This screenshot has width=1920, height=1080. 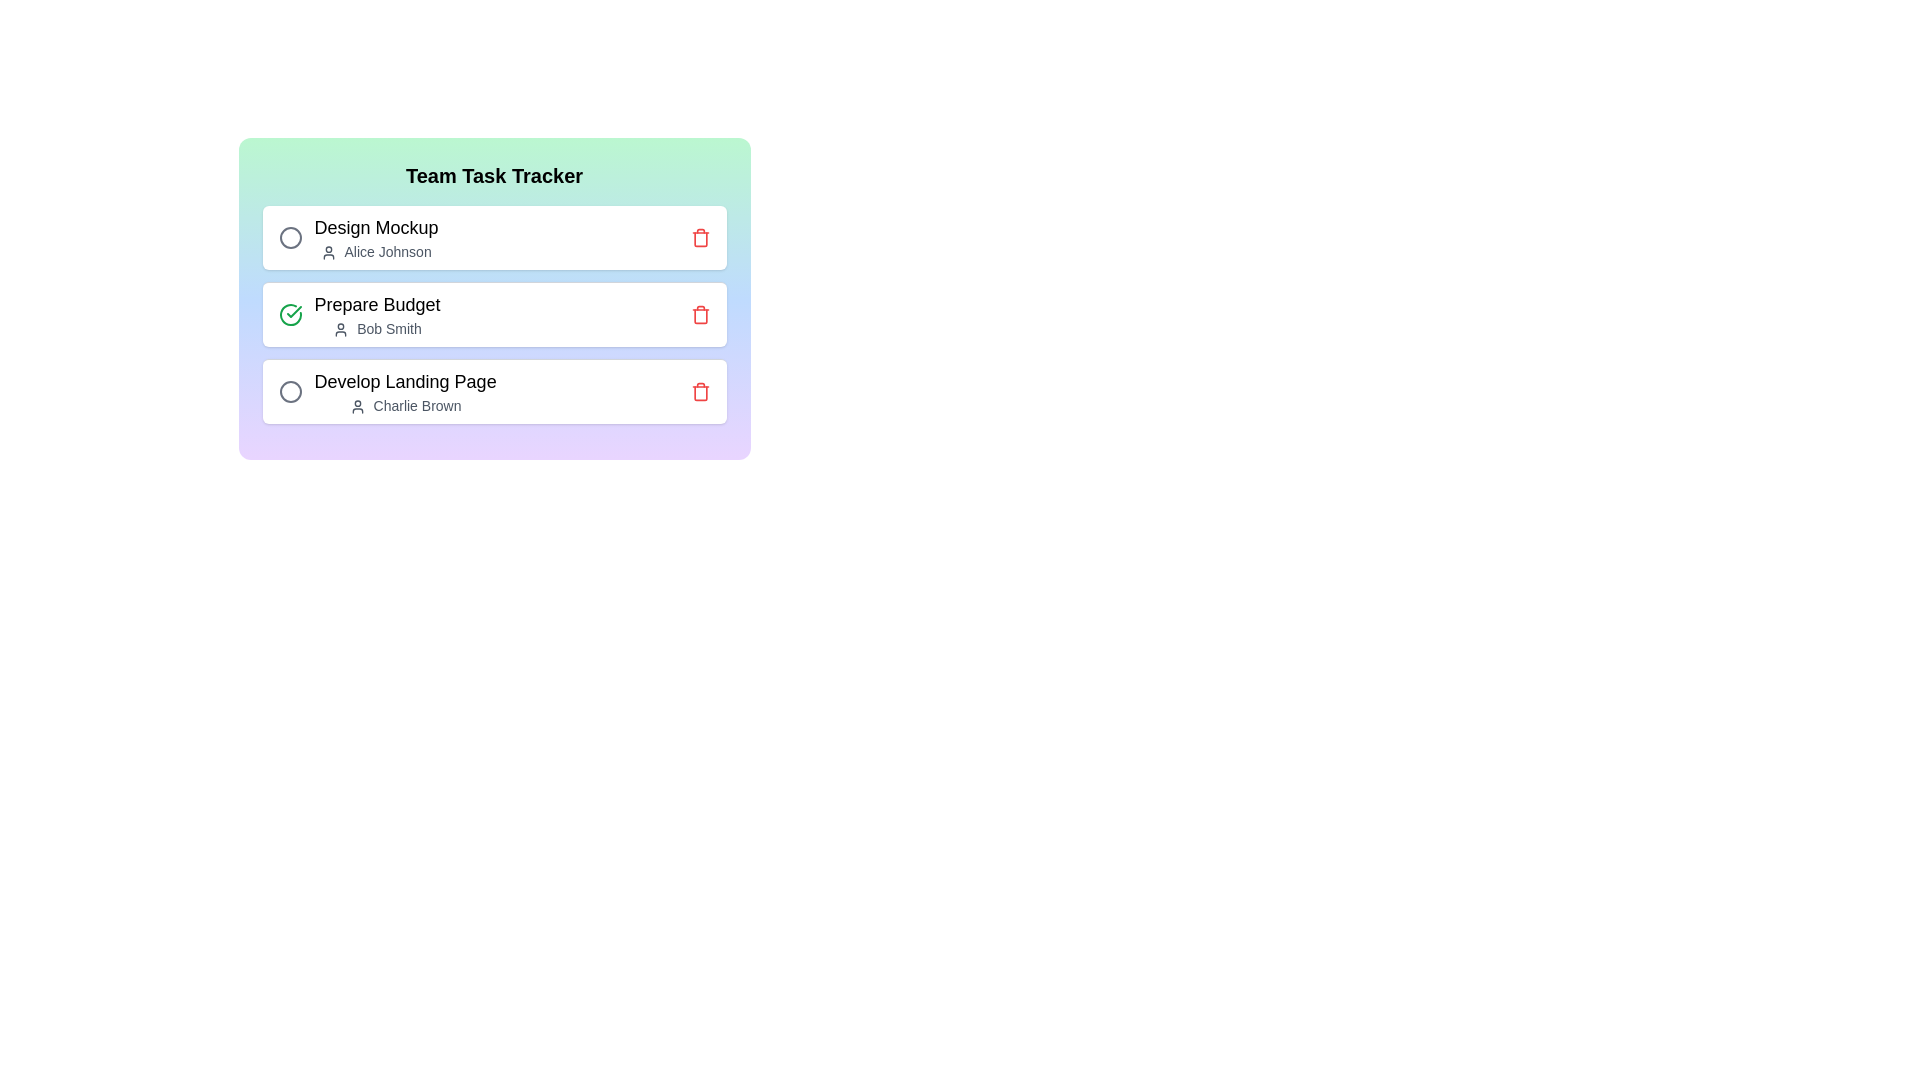 What do you see at coordinates (700, 315) in the screenshot?
I see `the trash icon to delete the task Prepare Budget` at bounding box center [700, 315].